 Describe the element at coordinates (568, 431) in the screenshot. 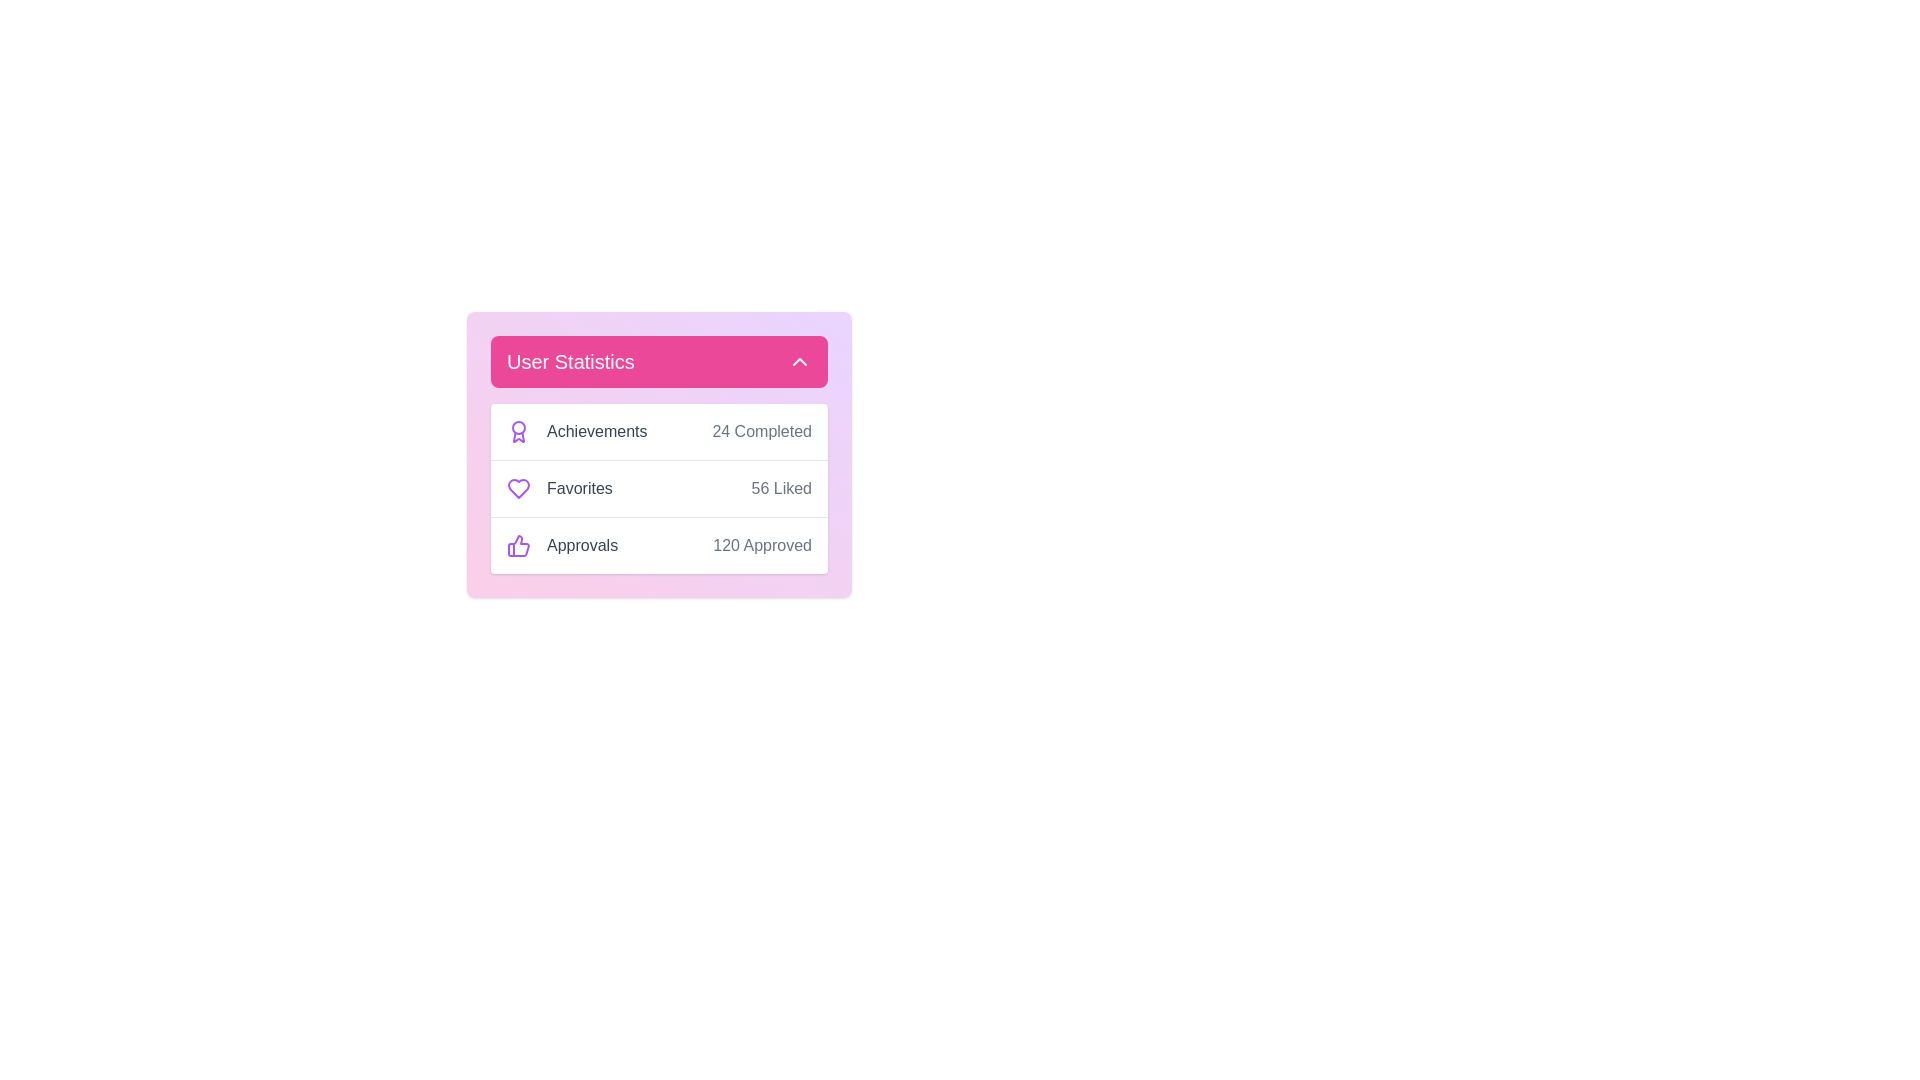

I see `the statistic entry Achievements to trigger visual feedback` at that location.